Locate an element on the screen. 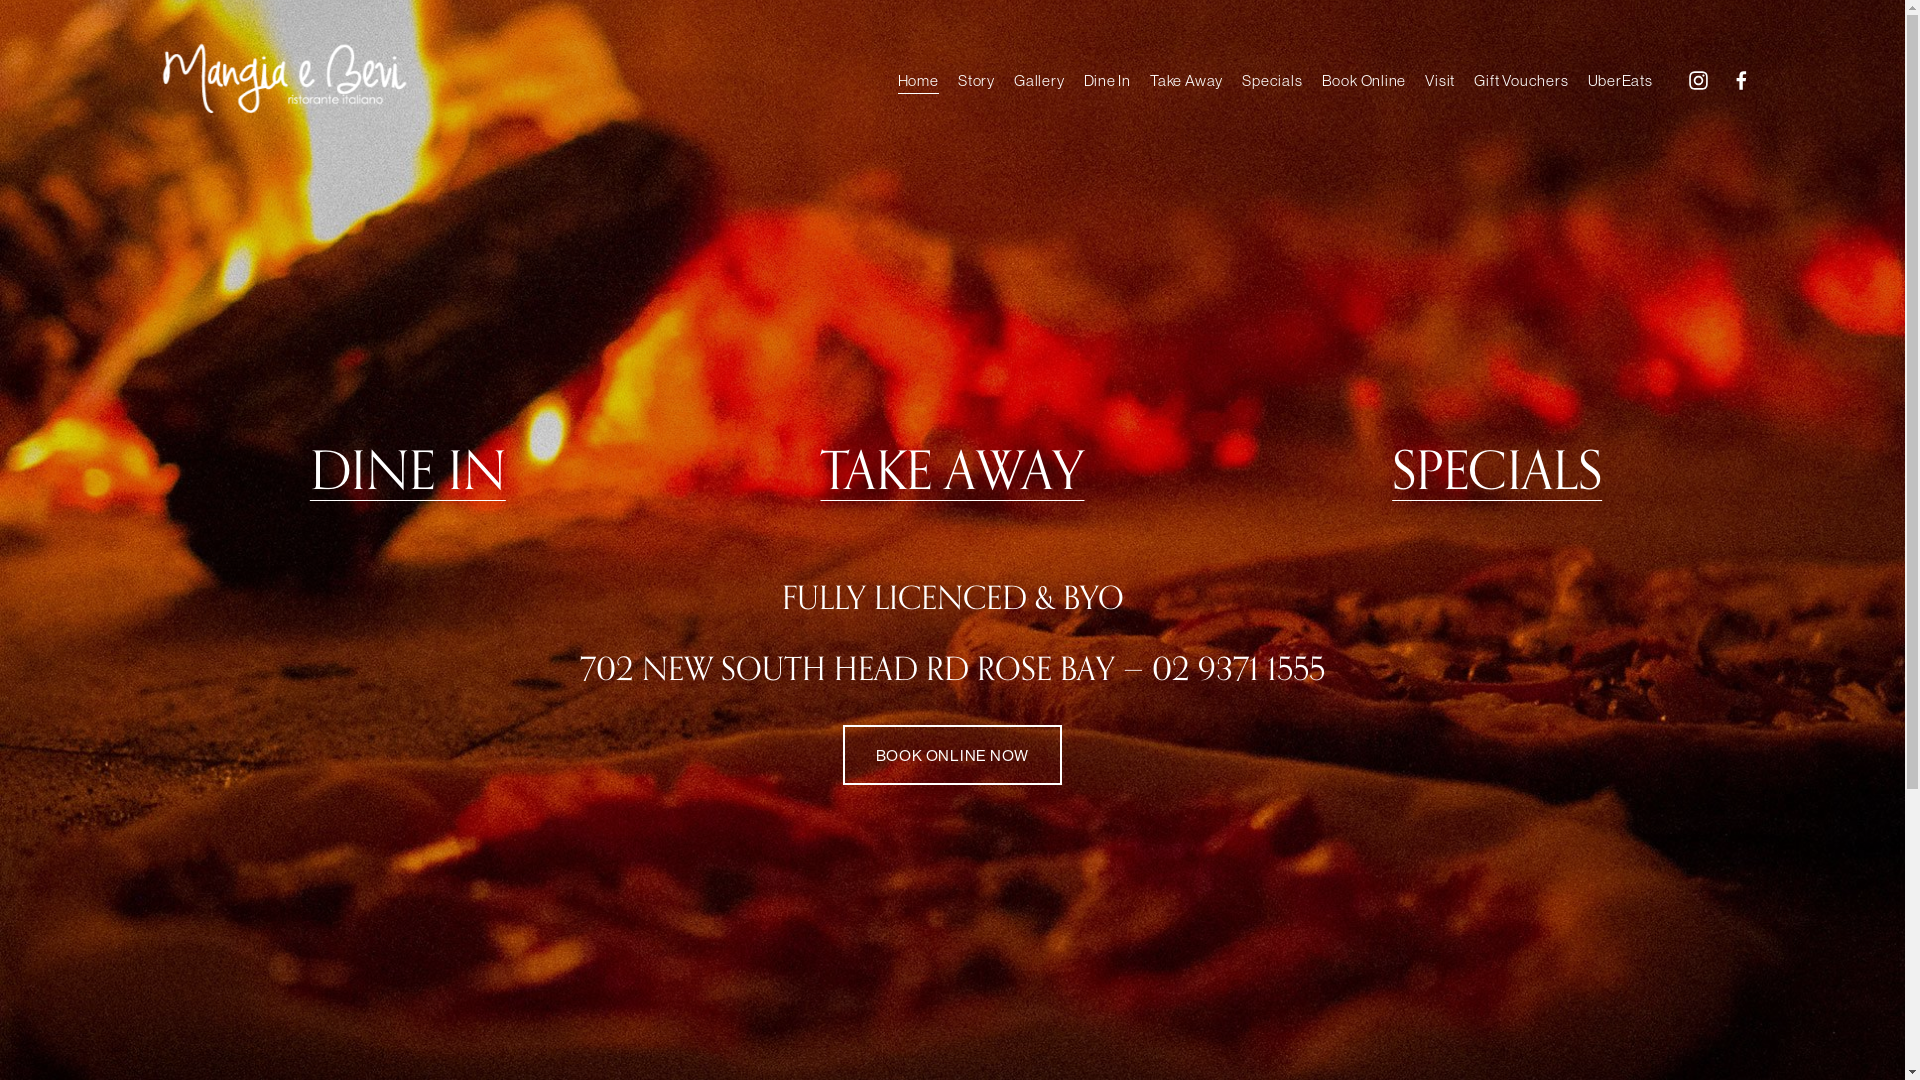 This screenshot has width=1920, height=1080. 'BOOK ONLINE NOW' is located at coordinates (950, 754).